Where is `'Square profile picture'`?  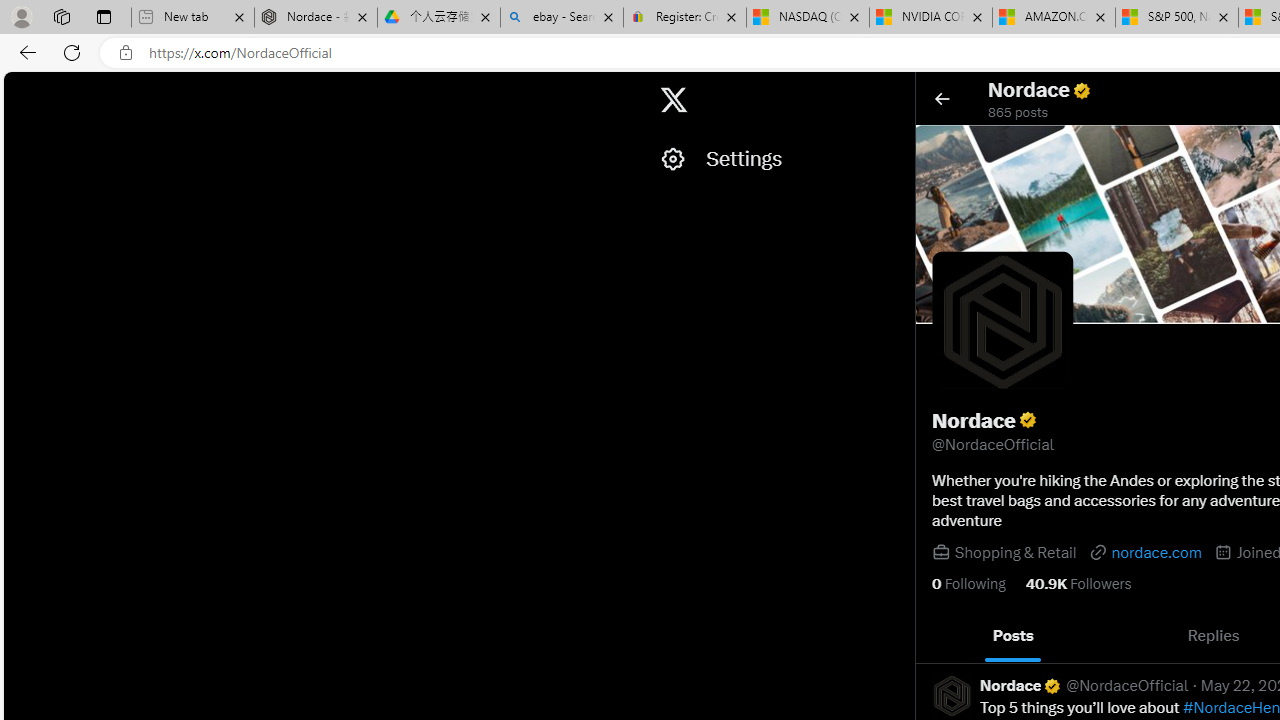
'Square profile picture' is located at coordinates (950, 694).